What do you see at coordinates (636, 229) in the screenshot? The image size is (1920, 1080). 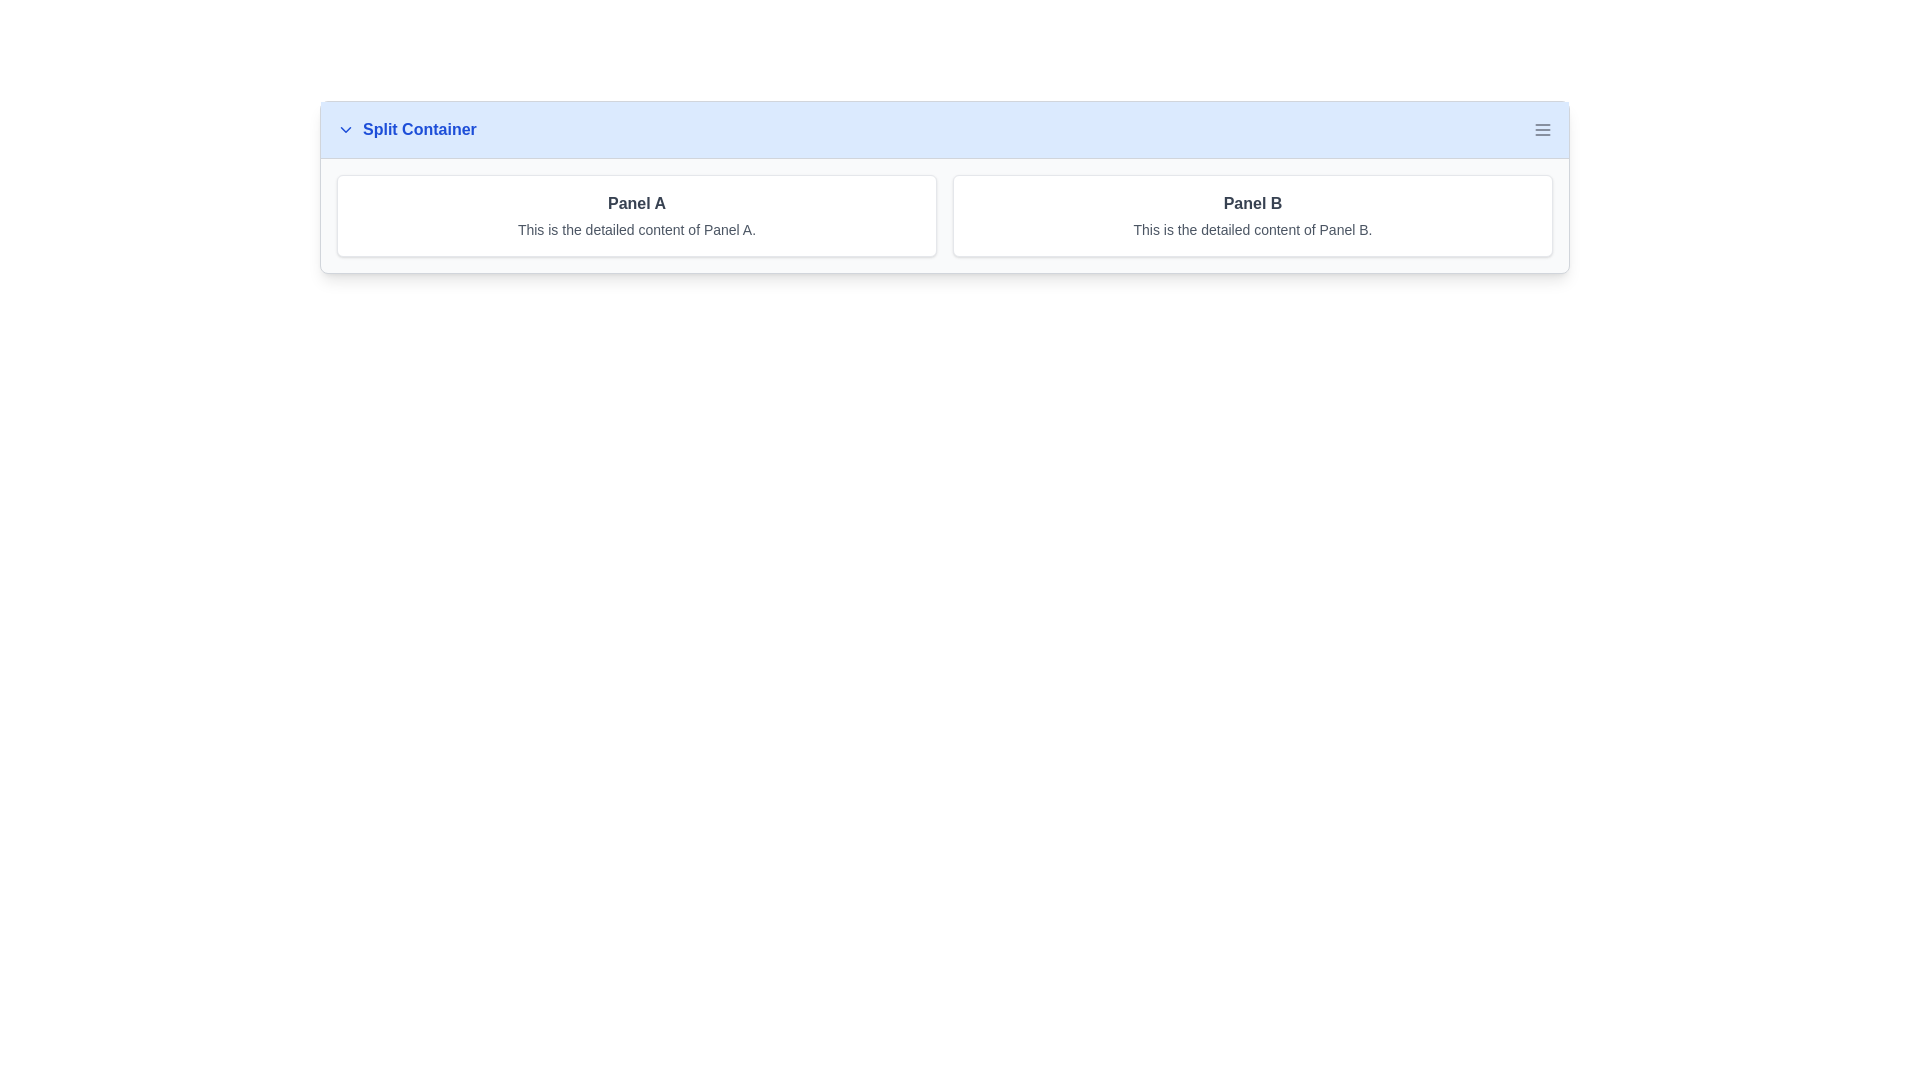 I see `the informational text element located at the bottom of 'Panel A' in the left panel` at bounding box center [636, 229].